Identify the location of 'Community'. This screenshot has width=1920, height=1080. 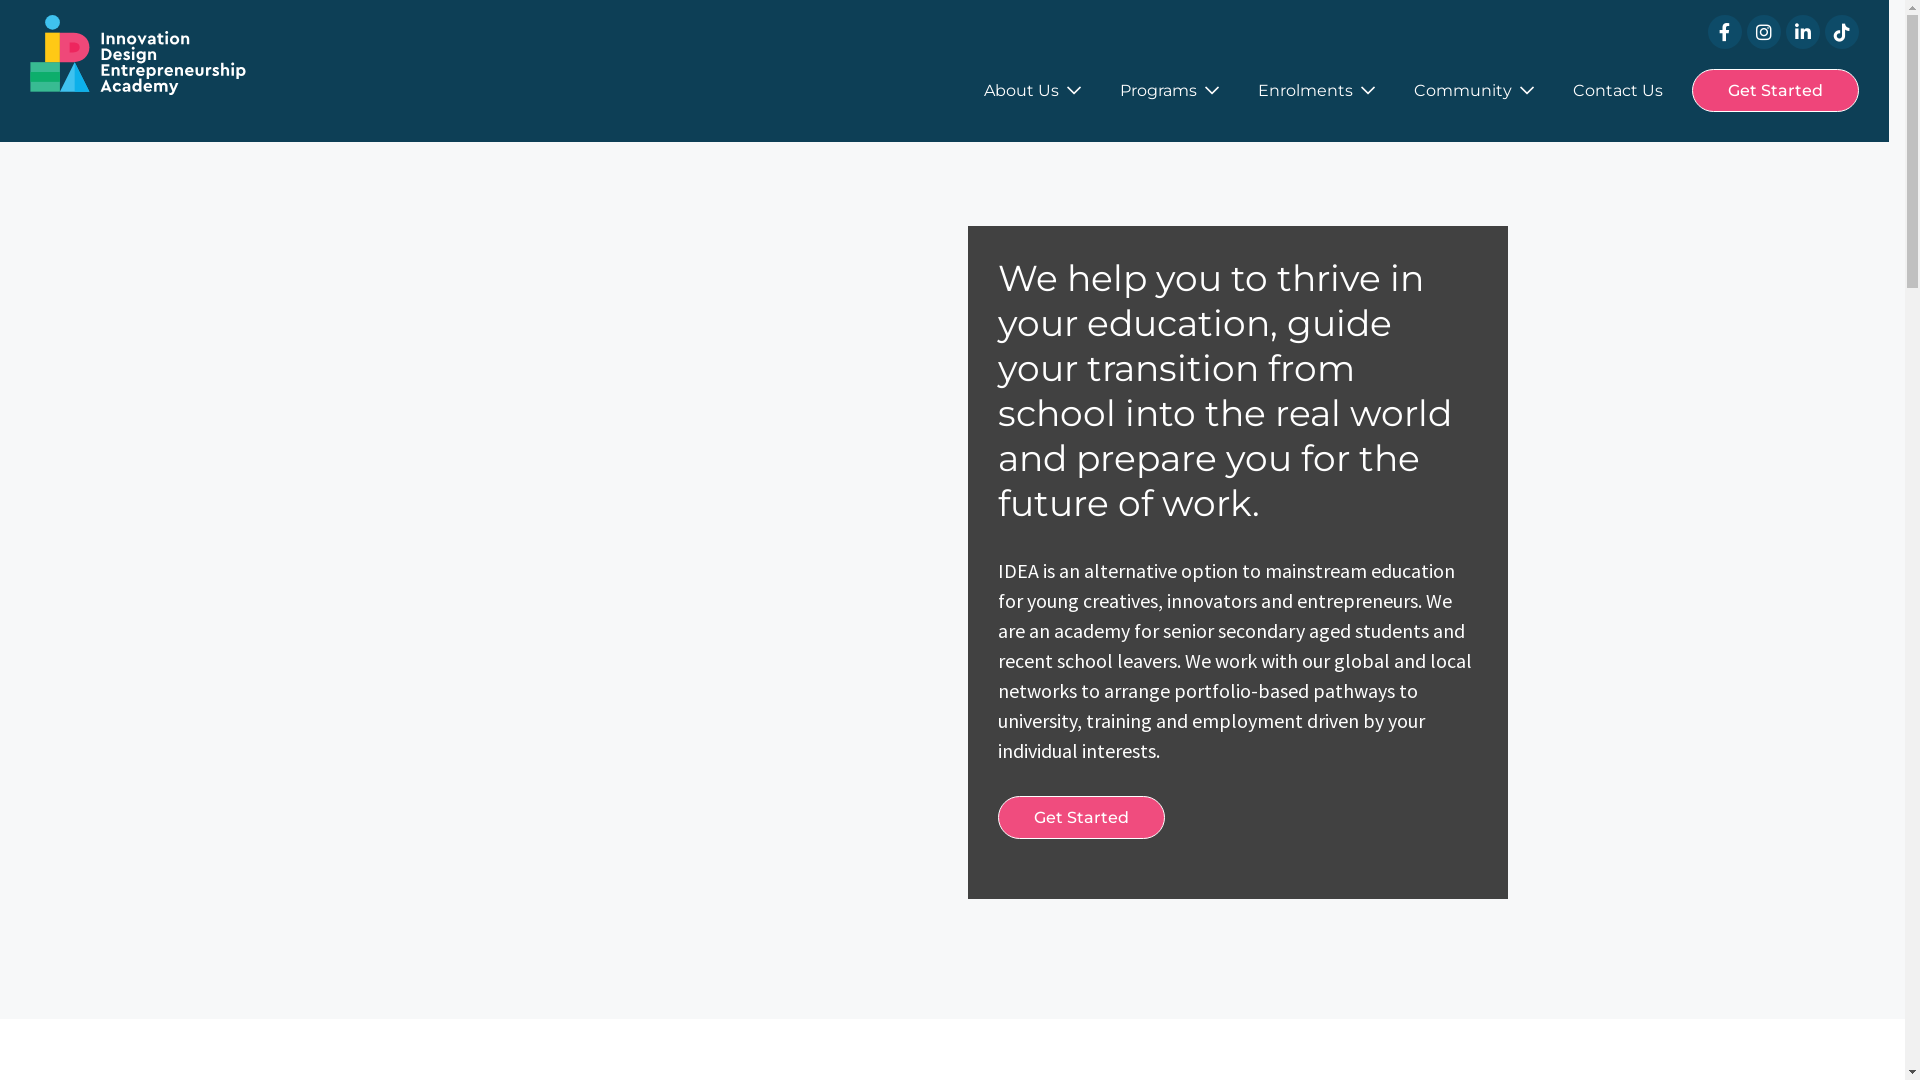
(1413, 90).